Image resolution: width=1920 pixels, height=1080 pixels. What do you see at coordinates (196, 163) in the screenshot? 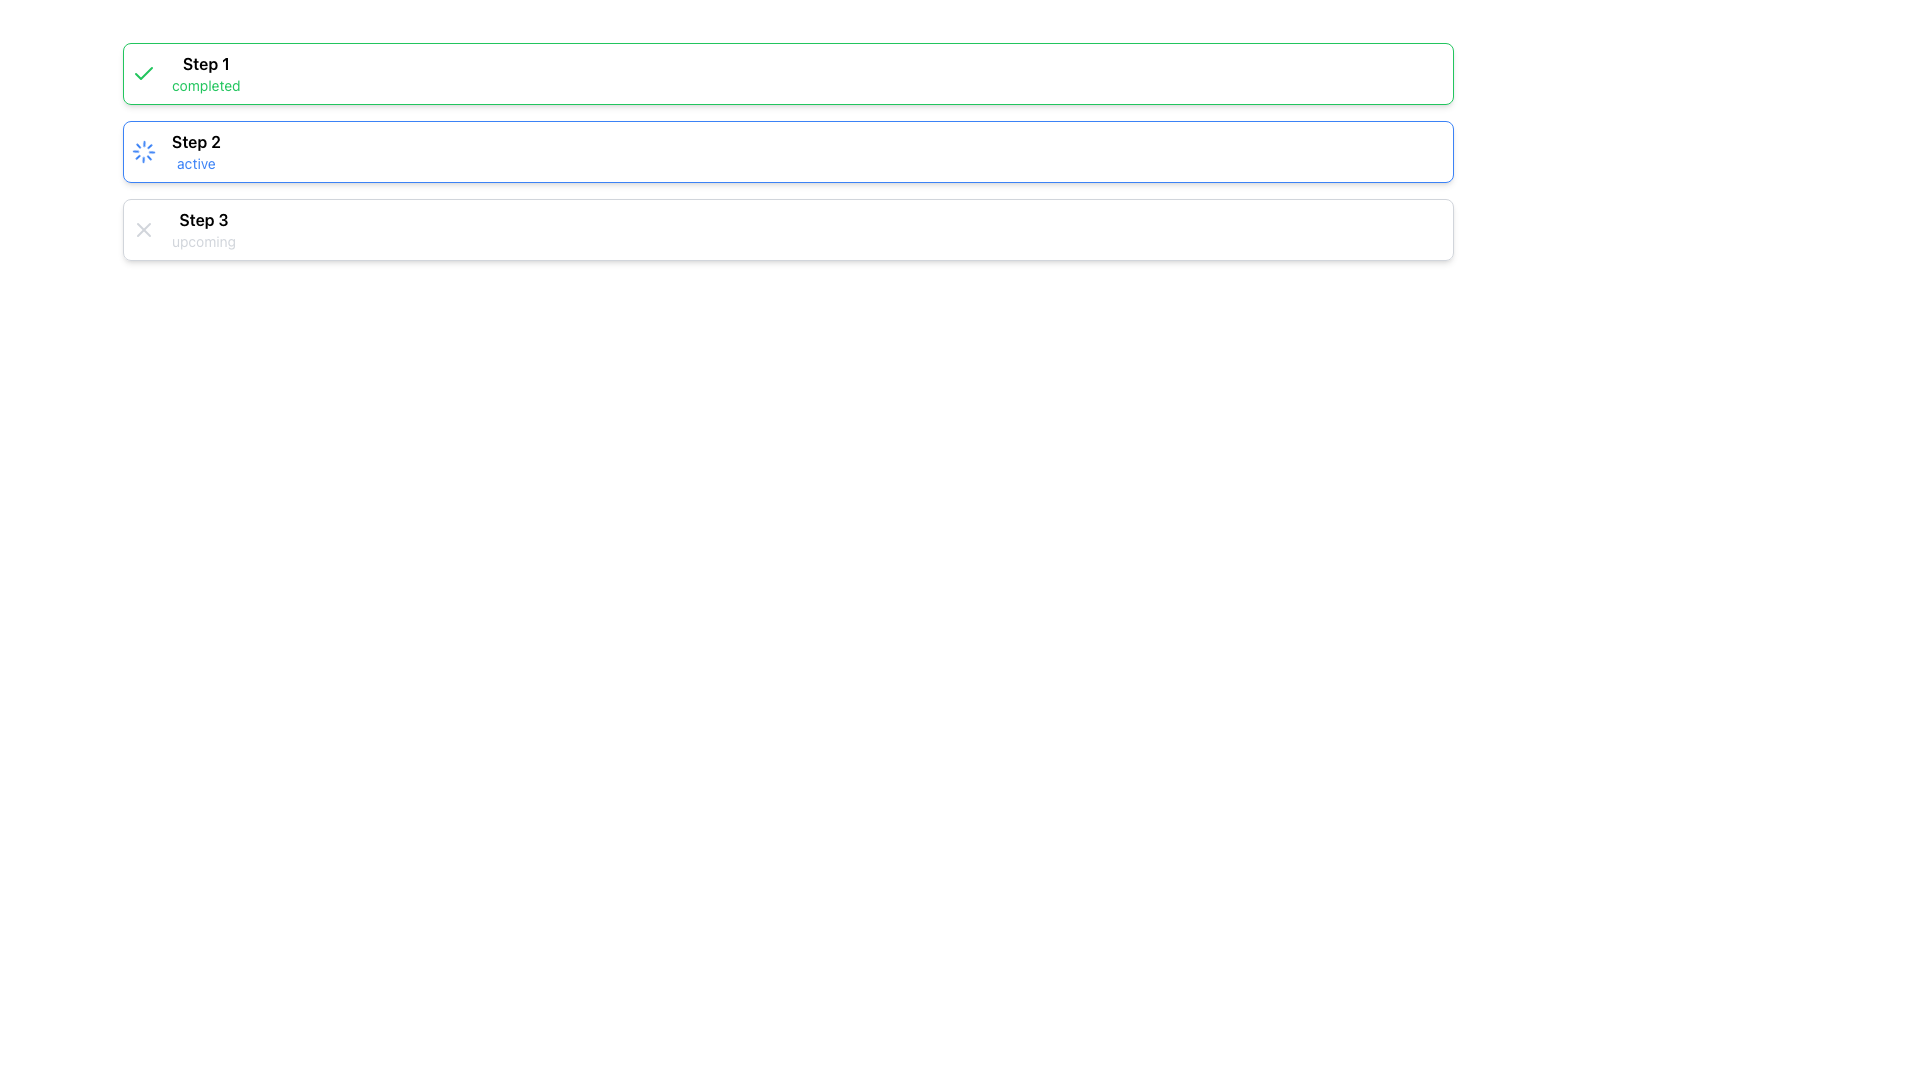
I see `the 'active' text label in the 'Step 2' section of the stepper component, which is colored blue and indicates a link or status` at bounding box center [196, 163].